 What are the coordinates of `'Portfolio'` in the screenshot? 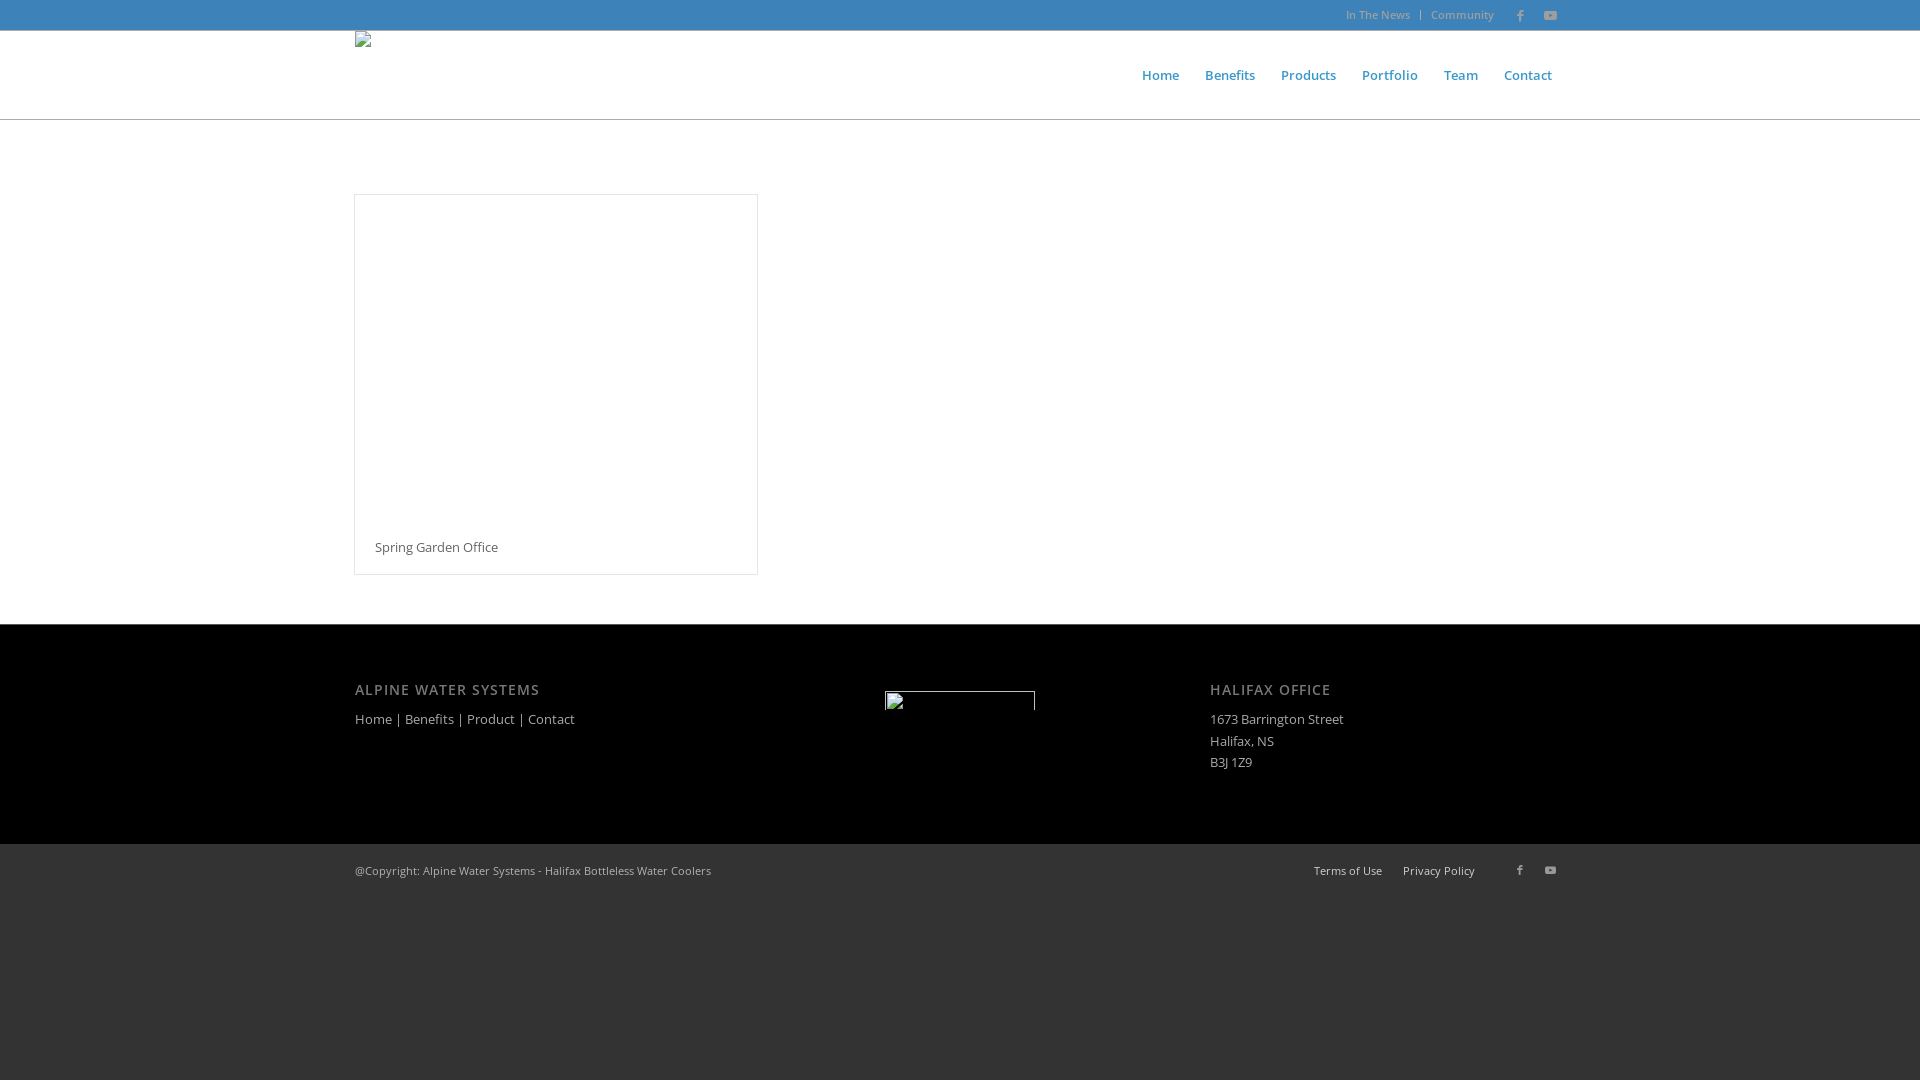 It's located at (1389, 73).